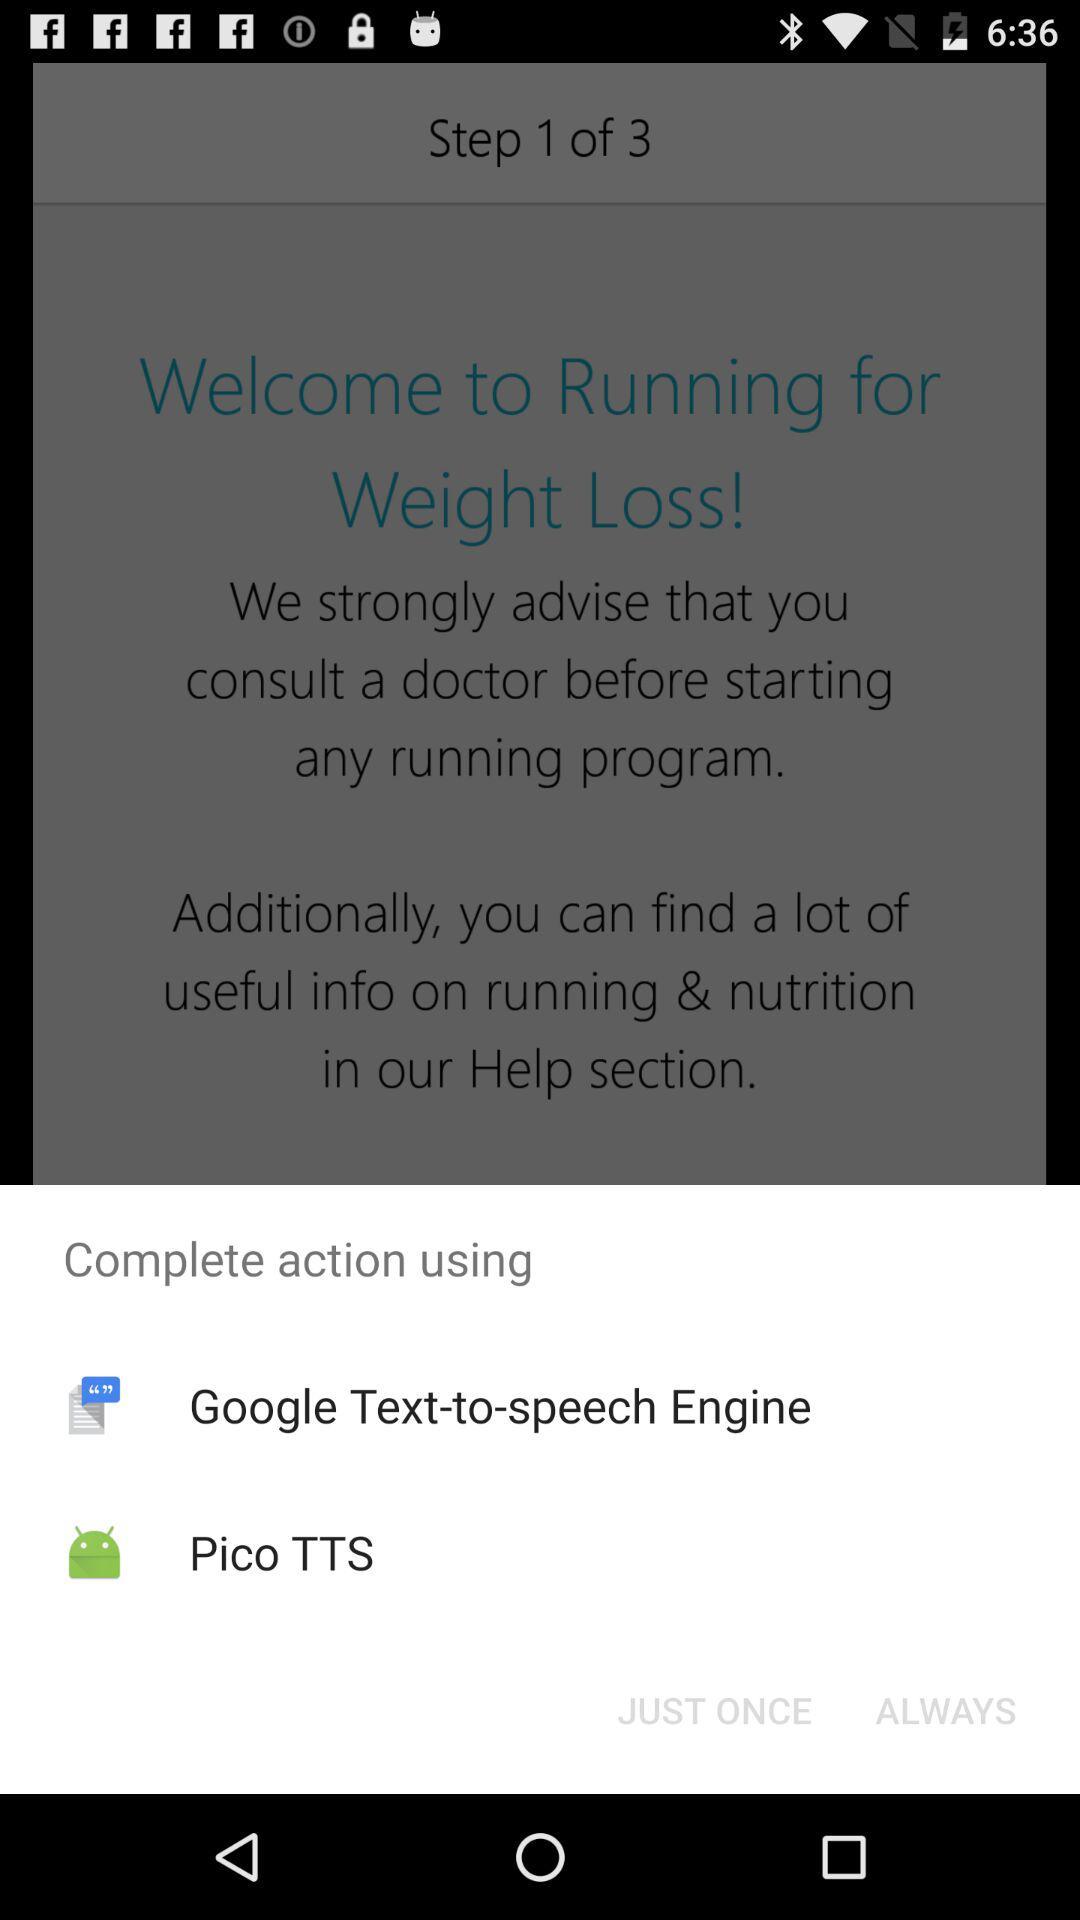 This screenshot has width=1080, height=1920. Describe the element at coordinates (281, 1551) in the screenshot. I see `the app below google text to app` at that location.